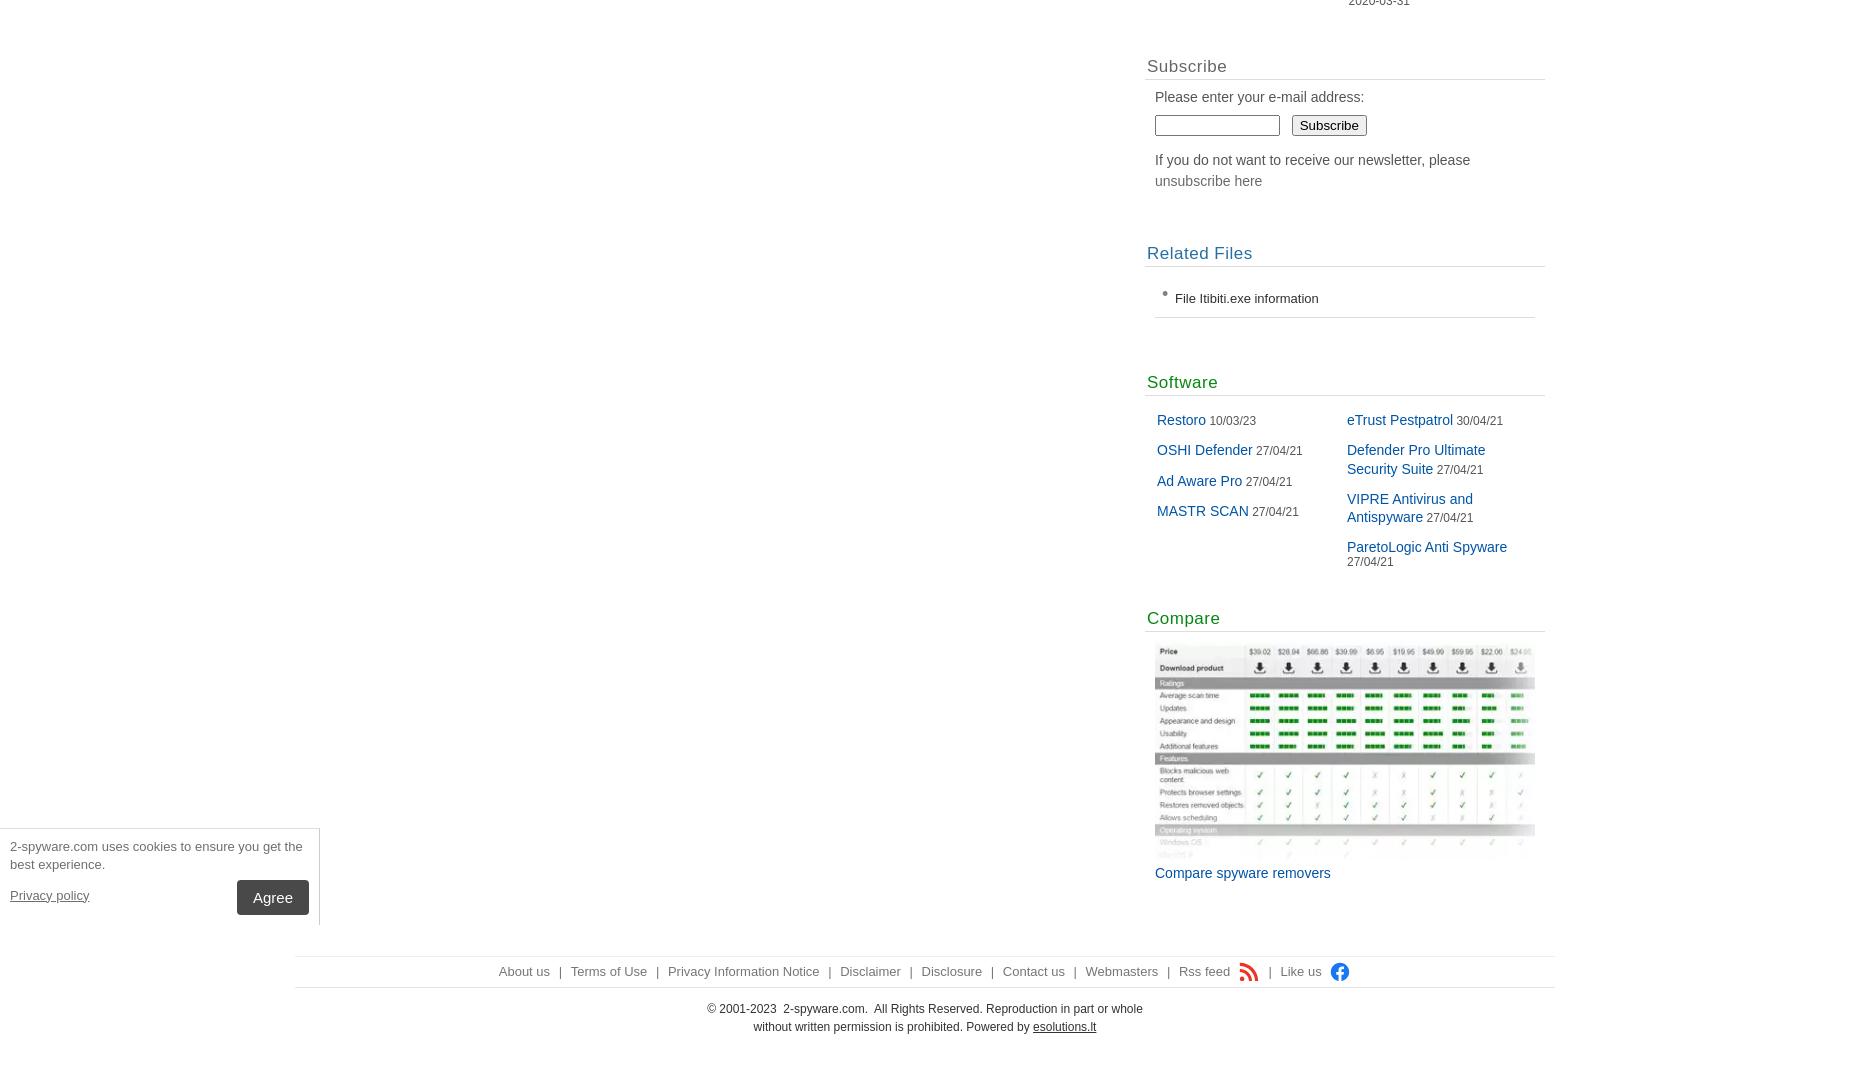 The width and height of the screenshot is (1850, 1075). I want to click on 'Disclaimer', so click(870, 970).